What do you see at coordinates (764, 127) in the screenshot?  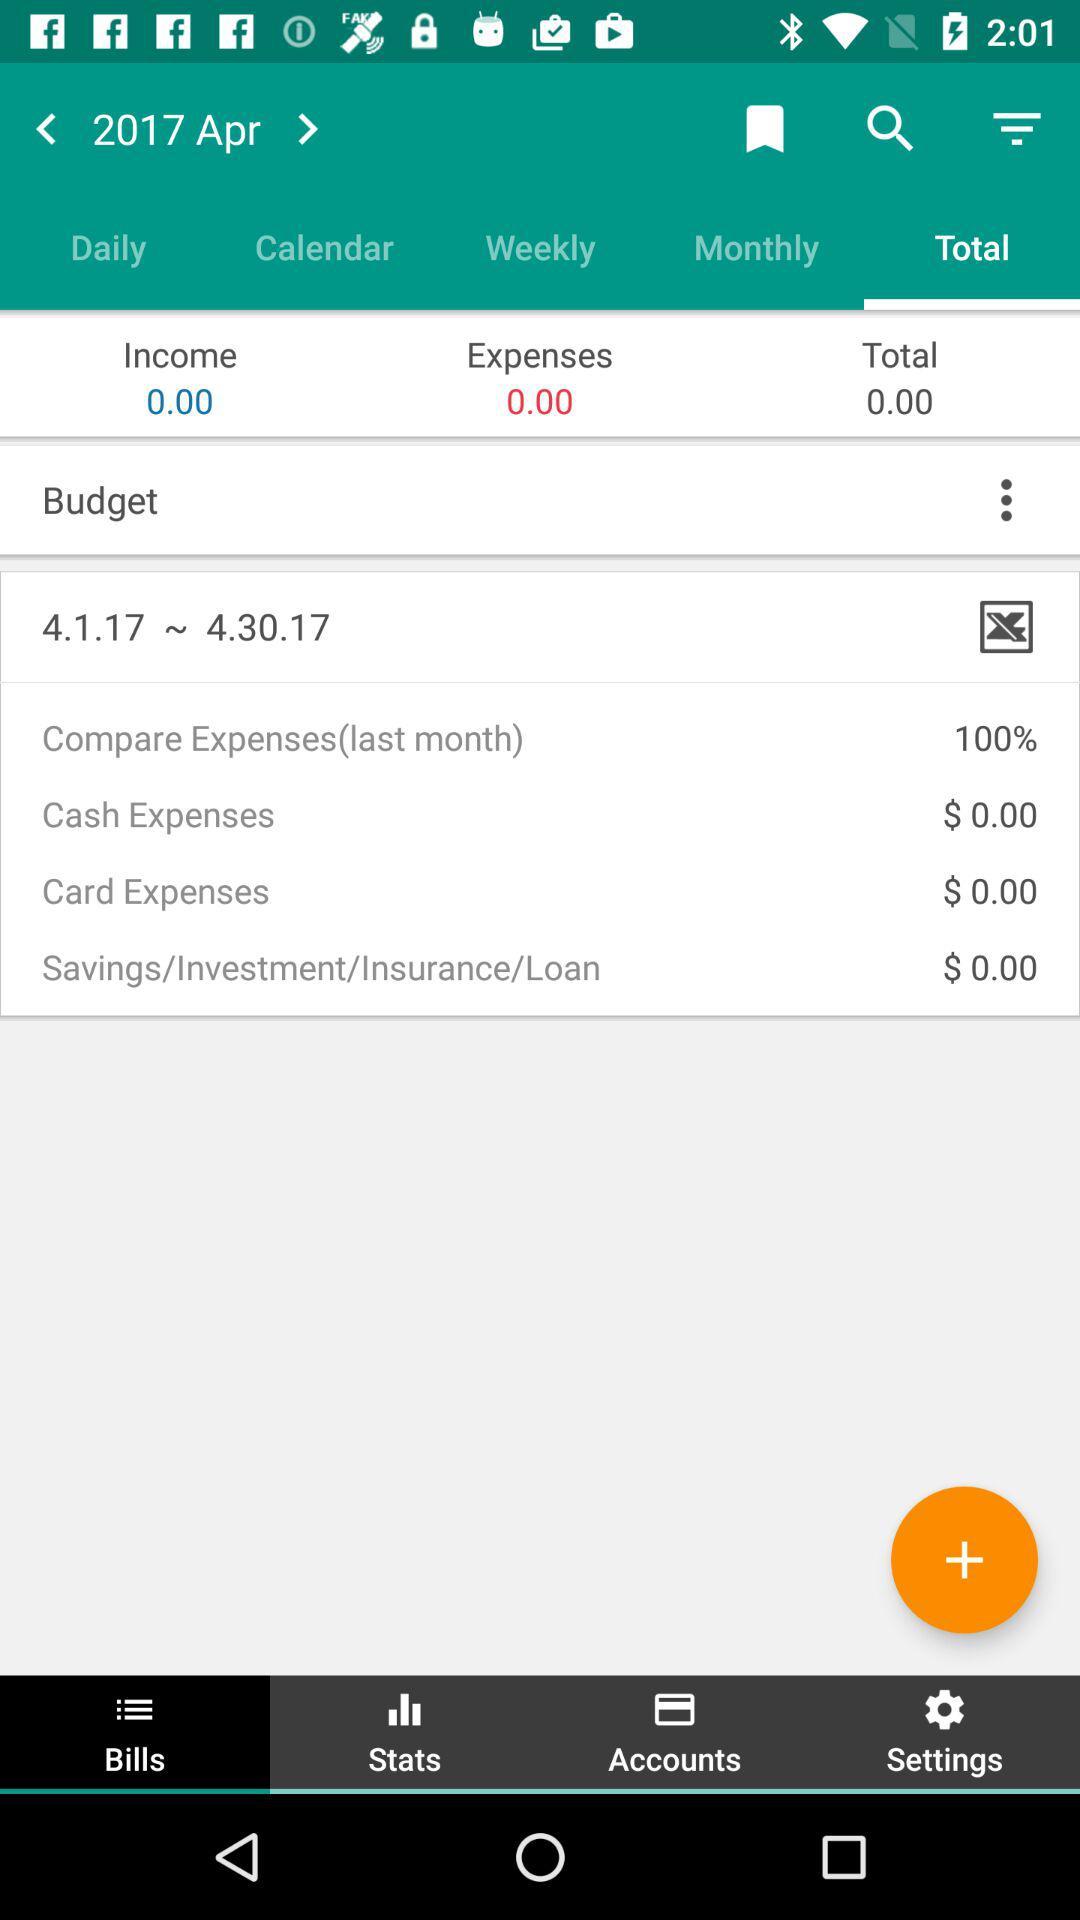 I see `share` at bounding box center [764, 127].